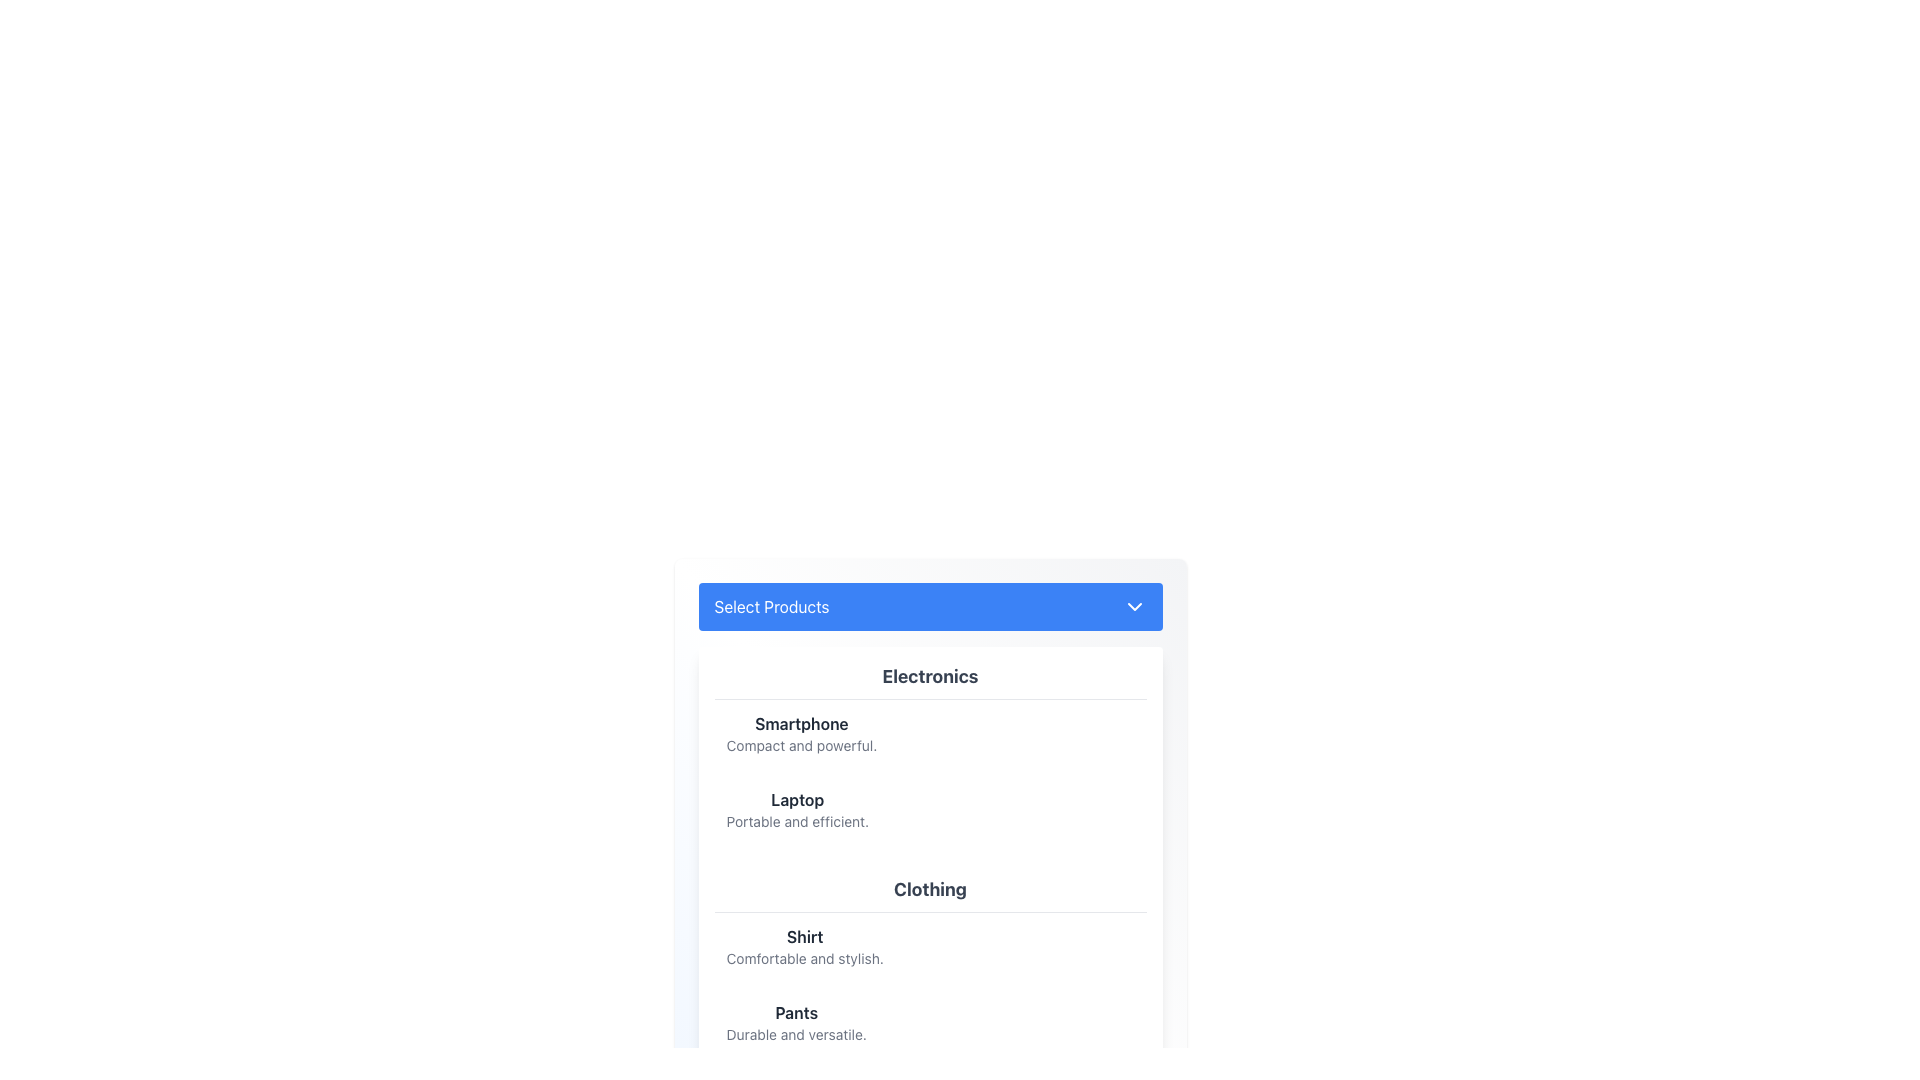  Describe the element at coordinates (929, 946) in the screenshot. I see `the clickable list item for 'Shirt' to trigger a background color change` at that location.